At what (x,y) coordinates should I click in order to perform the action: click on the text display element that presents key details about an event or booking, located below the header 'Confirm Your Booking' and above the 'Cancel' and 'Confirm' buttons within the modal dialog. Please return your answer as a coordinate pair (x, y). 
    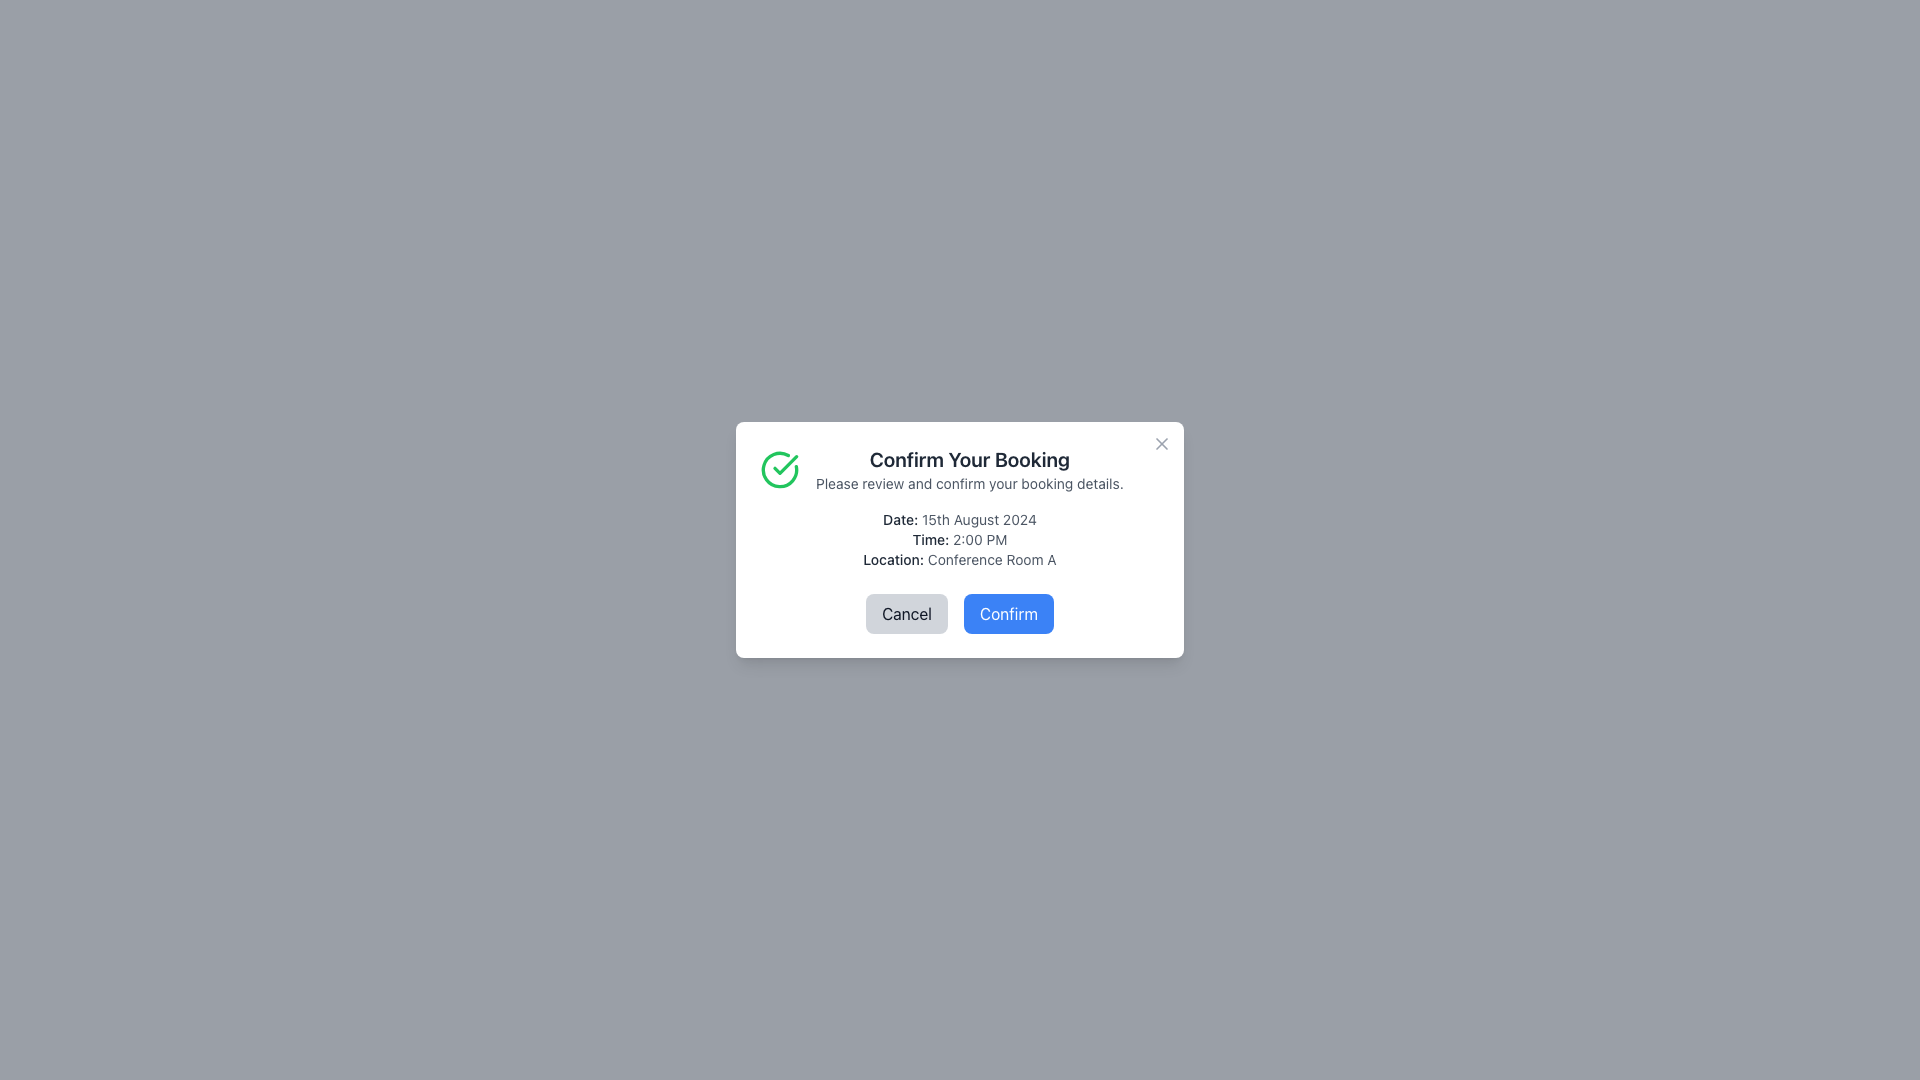
    Looking at the image, I should click on (960, 540).